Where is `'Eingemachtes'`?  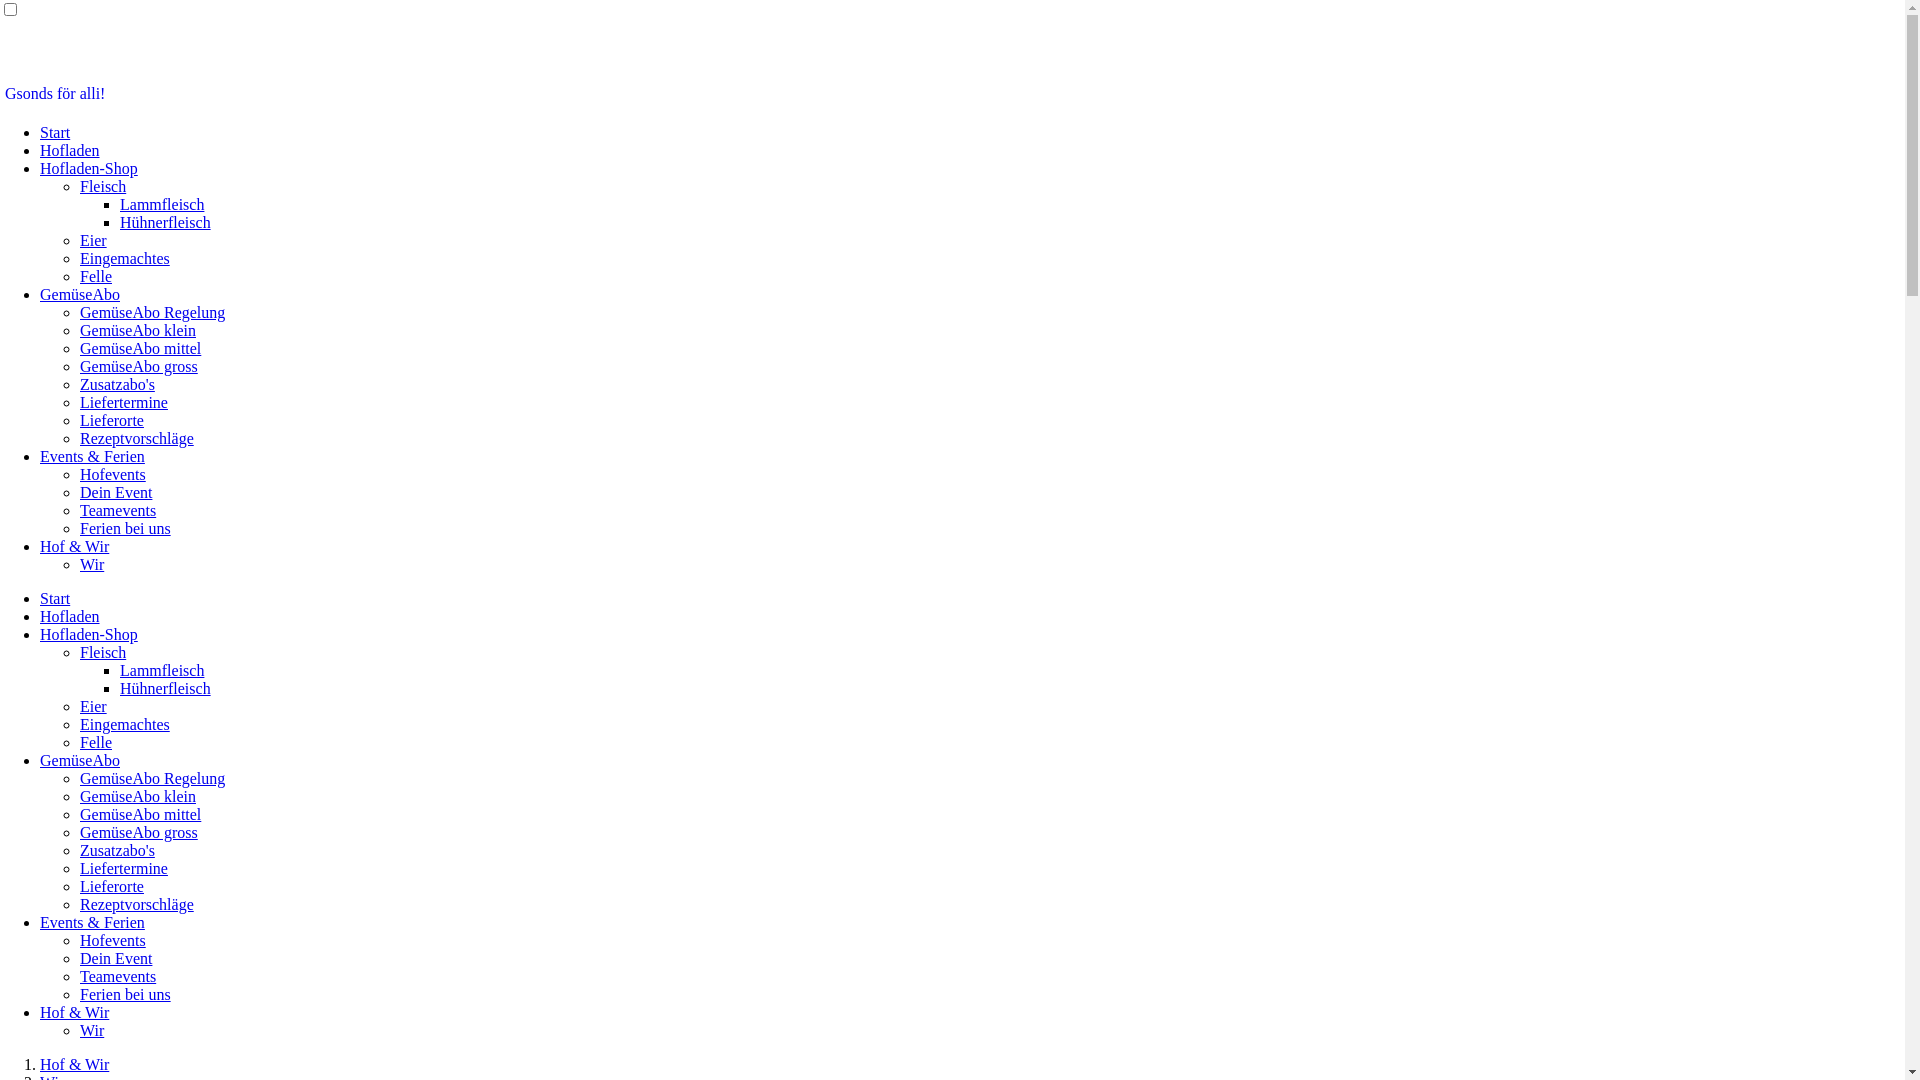 'Eingemachtes' is located at coordinates (123, 257).